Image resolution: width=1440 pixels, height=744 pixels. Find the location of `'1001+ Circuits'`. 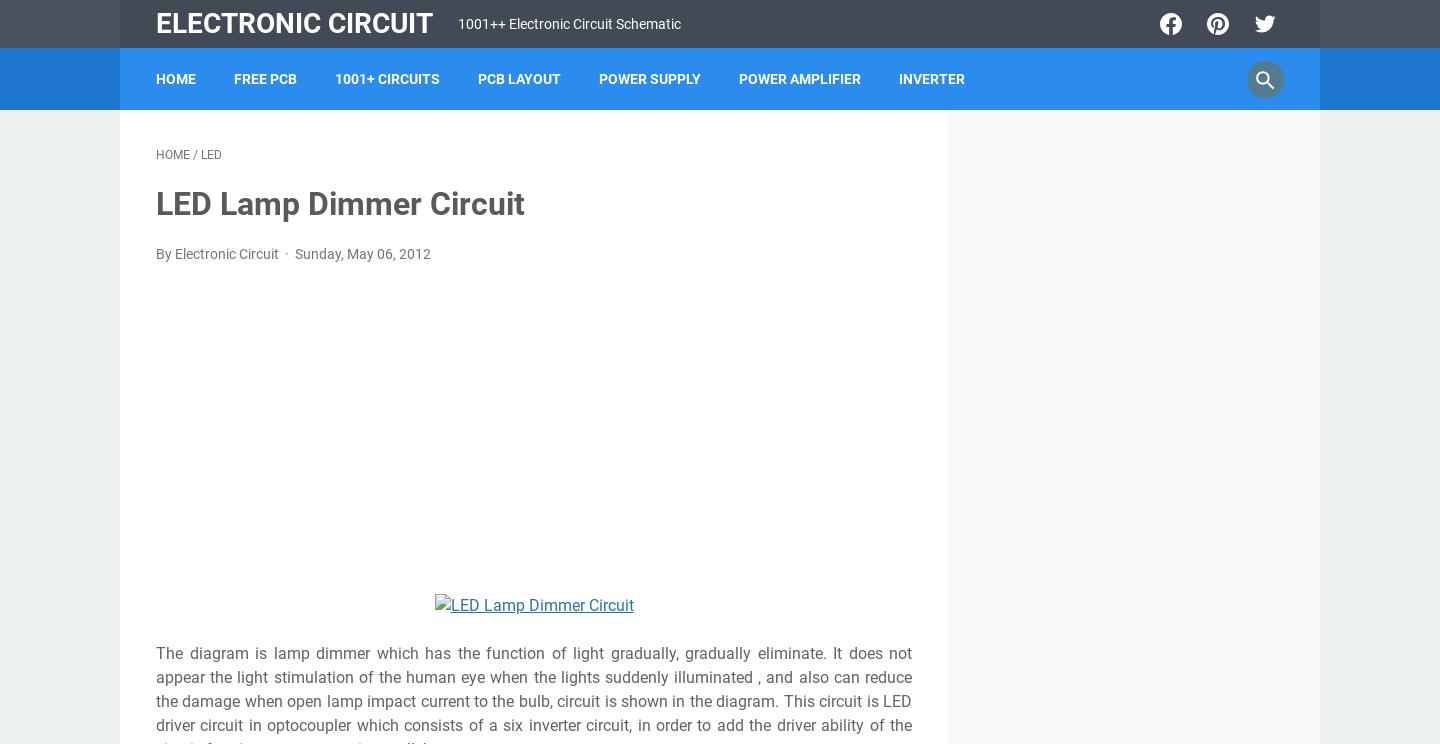

'1001+ Circuits' is located at coordinates (334, 79).